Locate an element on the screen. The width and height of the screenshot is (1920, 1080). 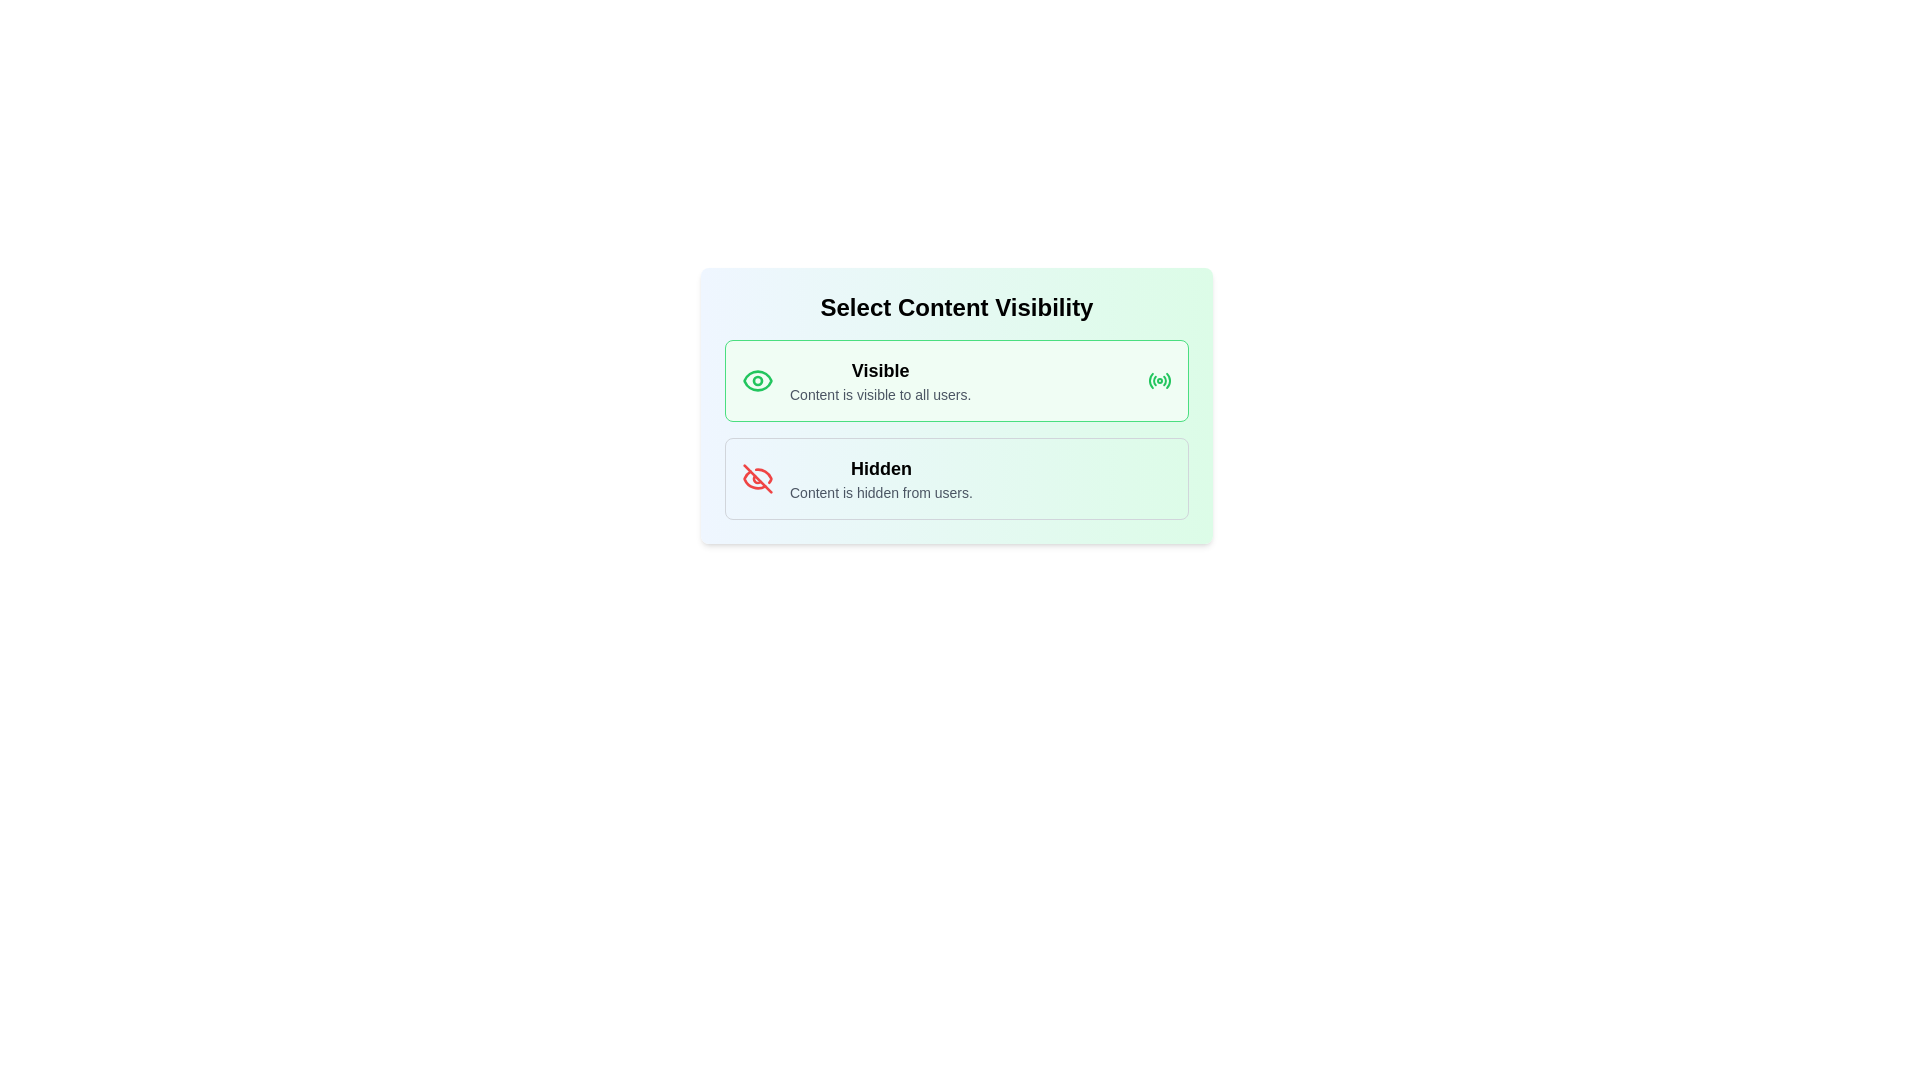
the 'Hidden' visibility option button, which is a rectangular UI component with a white background, a red eye-slash icon, and bold black 'Hidden' text is located at coordinates (955, 478).